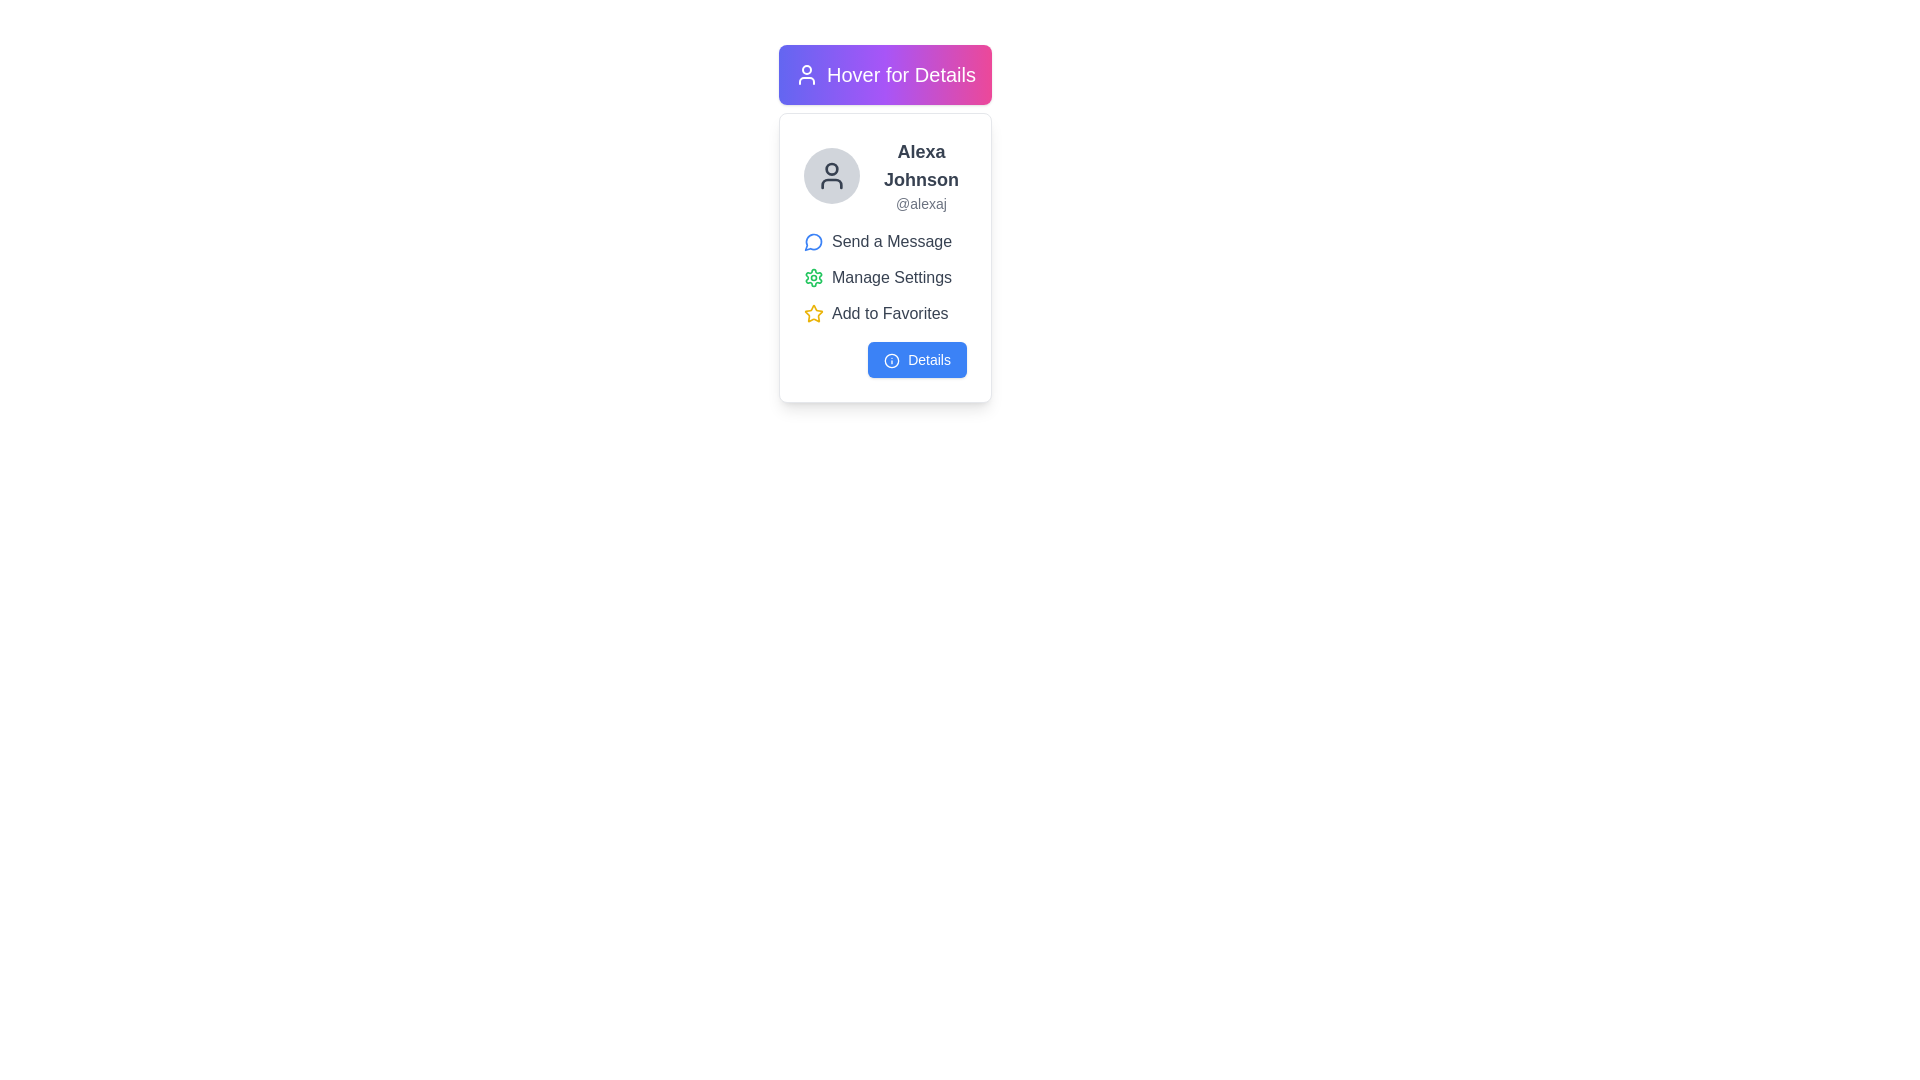 This screenshot has height=1080, width=1920. Describe the element at coordinates (814, 277) in the screenshot. I see `the green-themed cogwheel icon representing settings, which is located to the left of the 'Manage Settings' text` at that location.